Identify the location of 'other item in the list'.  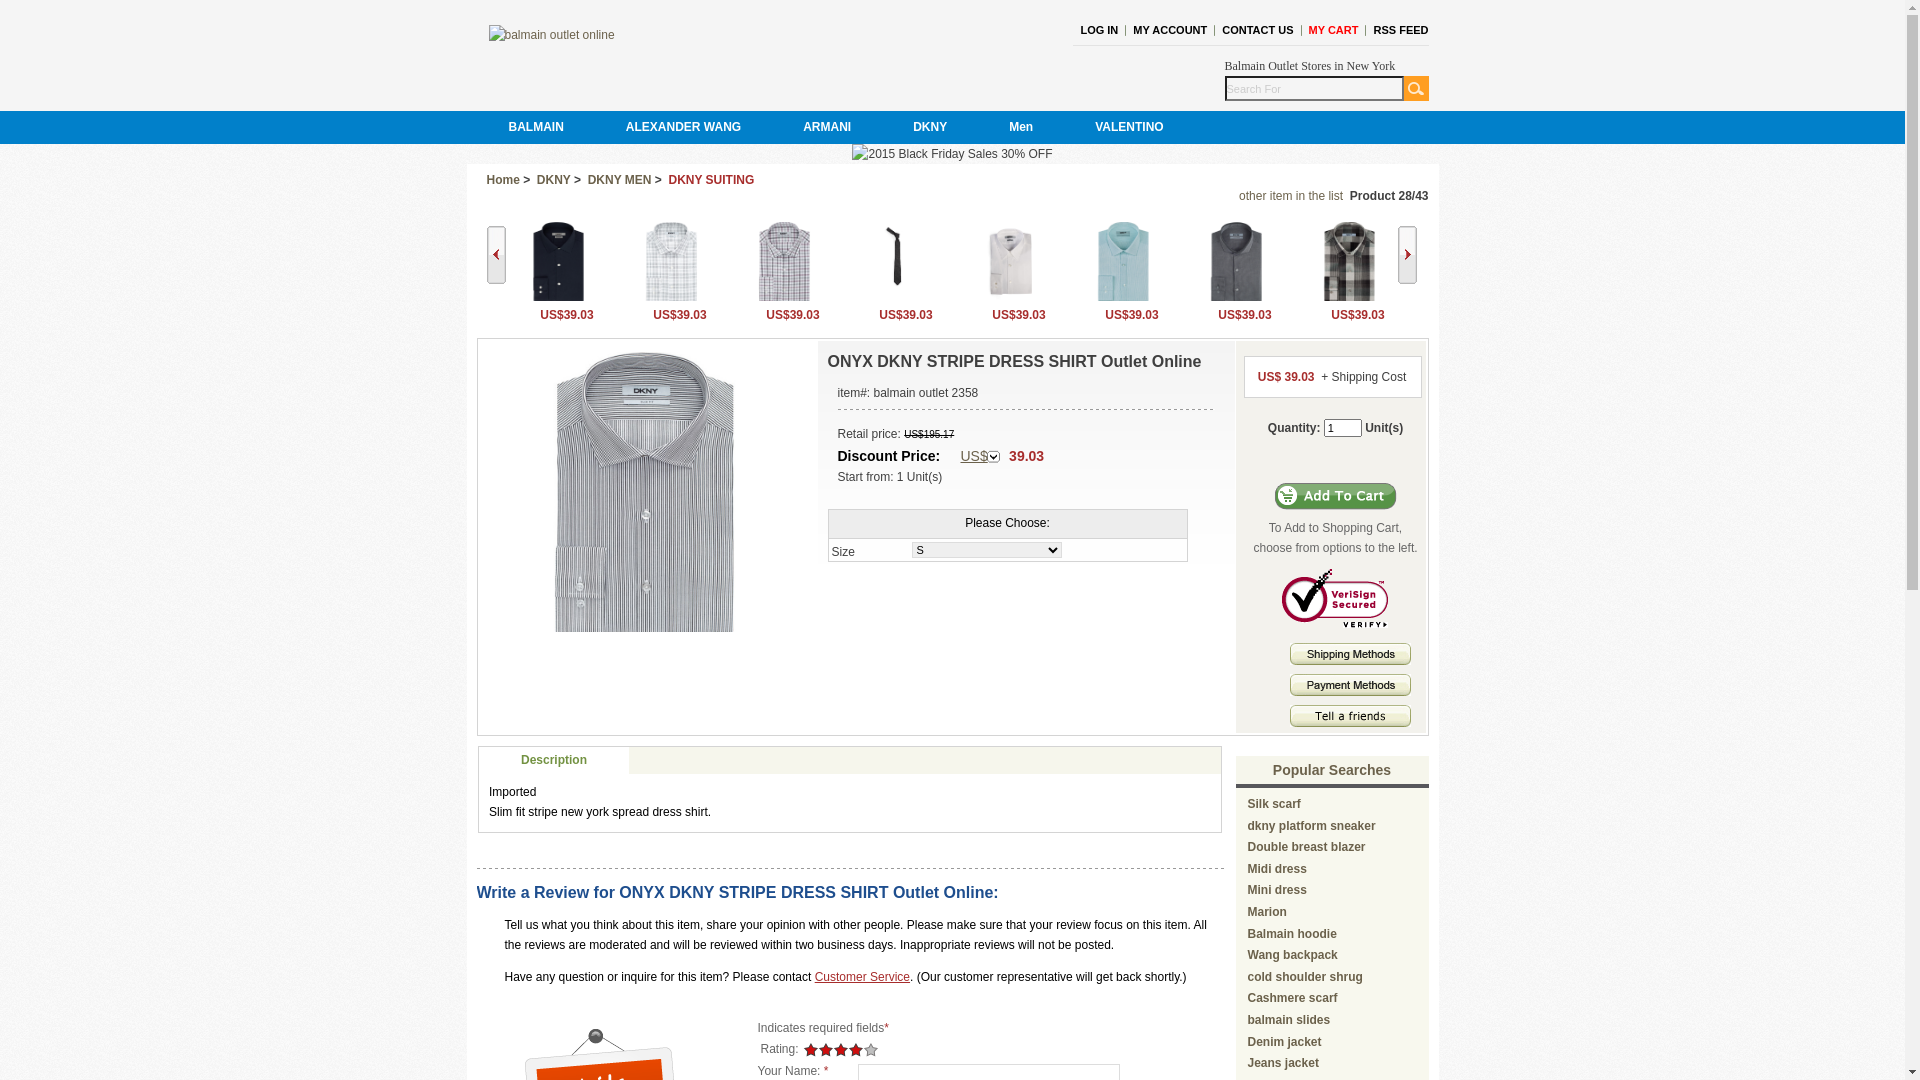
(1291, 196).